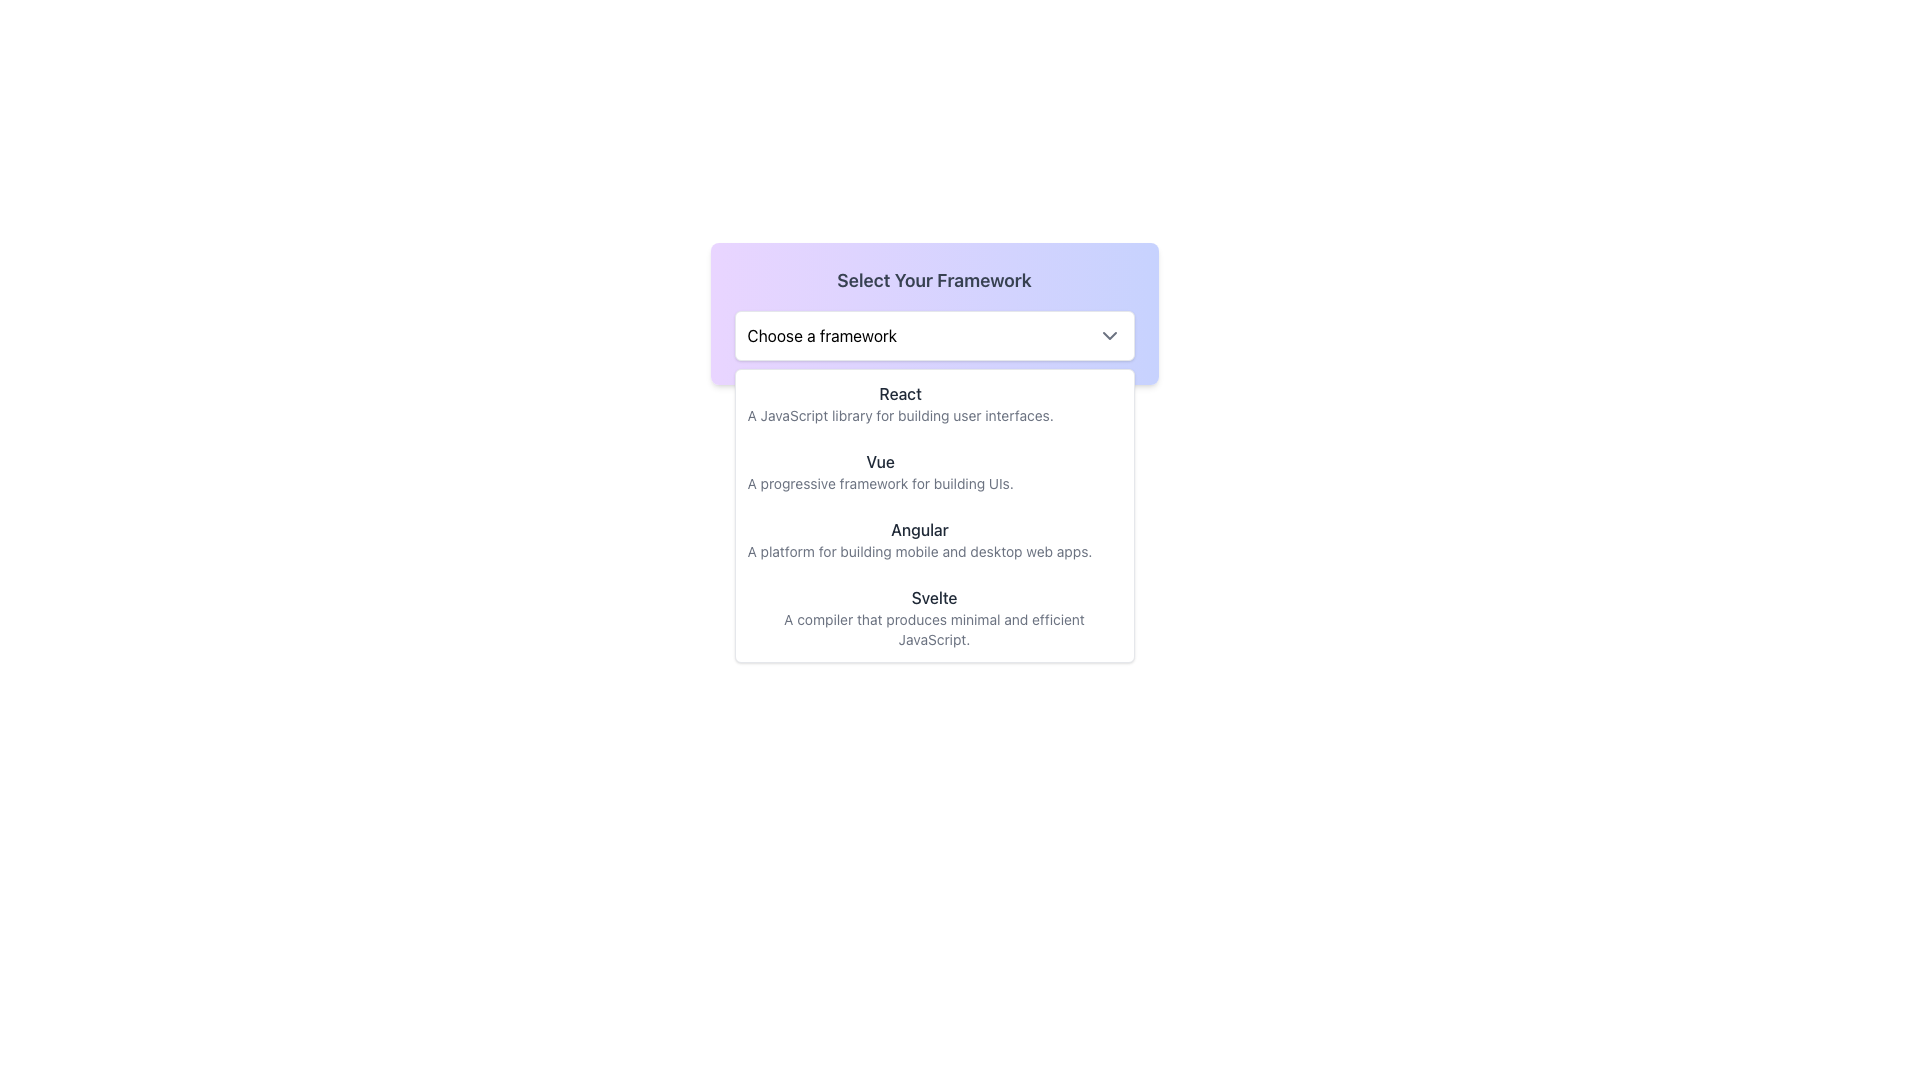 The height and width of the screenshot is (1080, 1920). I want to click on the 'Angular' text block, which is the third item under the 'Select Your Framework' heading, to interact with or select it, so click(918, 540).